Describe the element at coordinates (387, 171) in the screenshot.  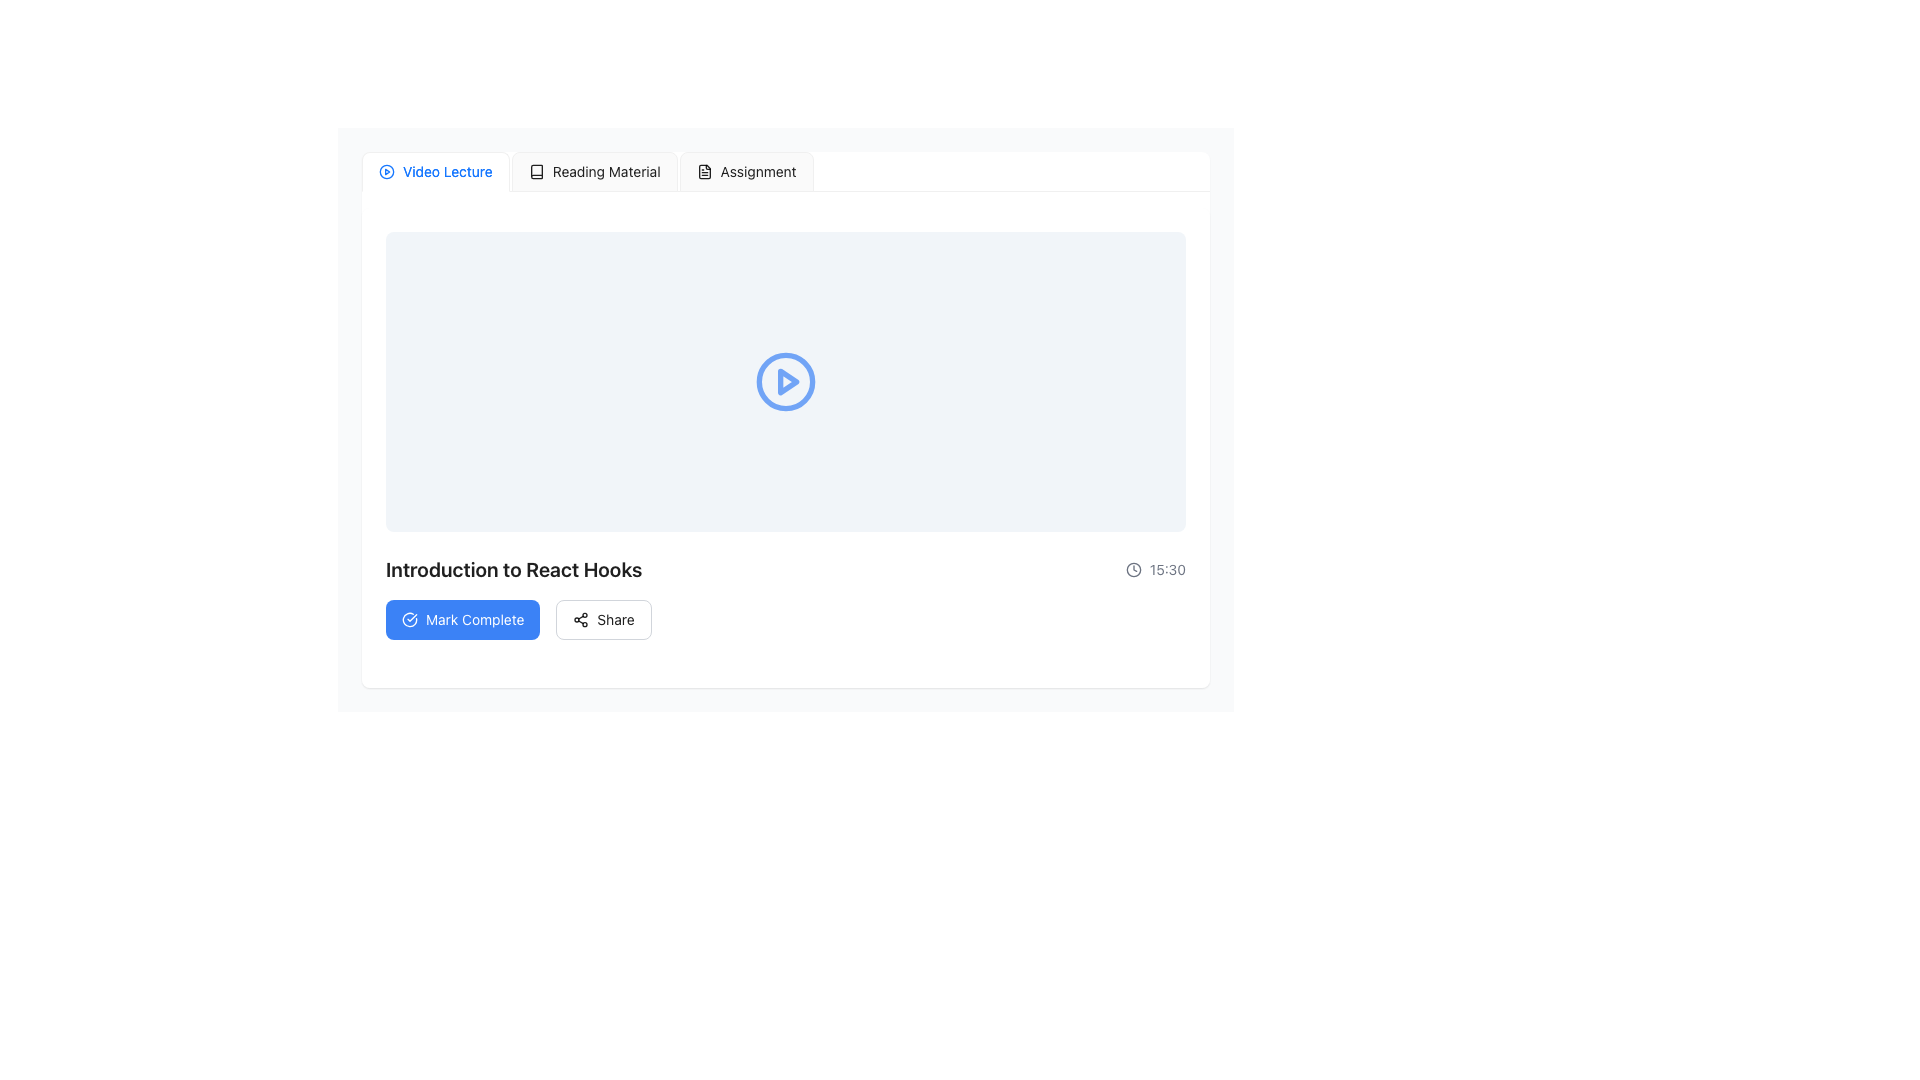
I see `the small circular play button icon with a triangular play symbol next to the 'Video Lecture' label to initiate video playback` at that location.